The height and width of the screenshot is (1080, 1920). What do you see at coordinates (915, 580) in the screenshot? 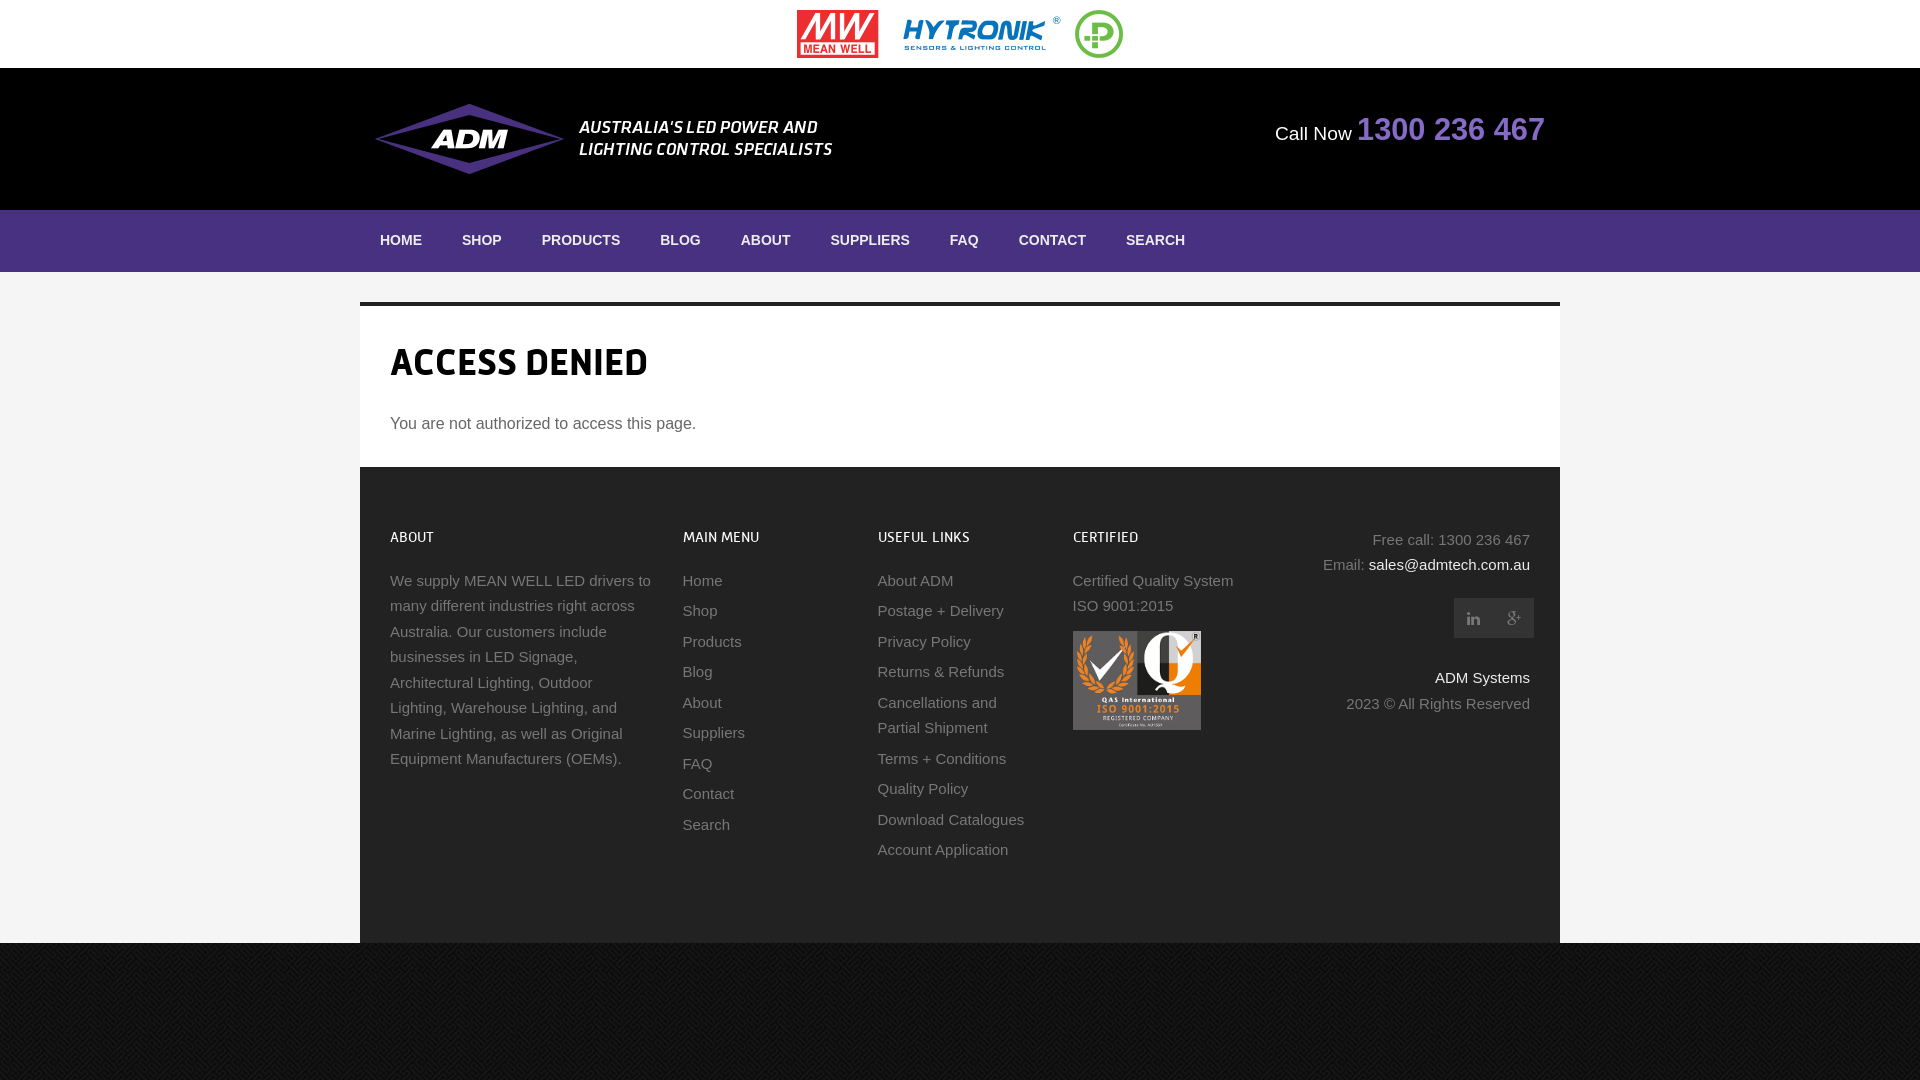
I see `'About ADM'` at bounding box center [915, 580].